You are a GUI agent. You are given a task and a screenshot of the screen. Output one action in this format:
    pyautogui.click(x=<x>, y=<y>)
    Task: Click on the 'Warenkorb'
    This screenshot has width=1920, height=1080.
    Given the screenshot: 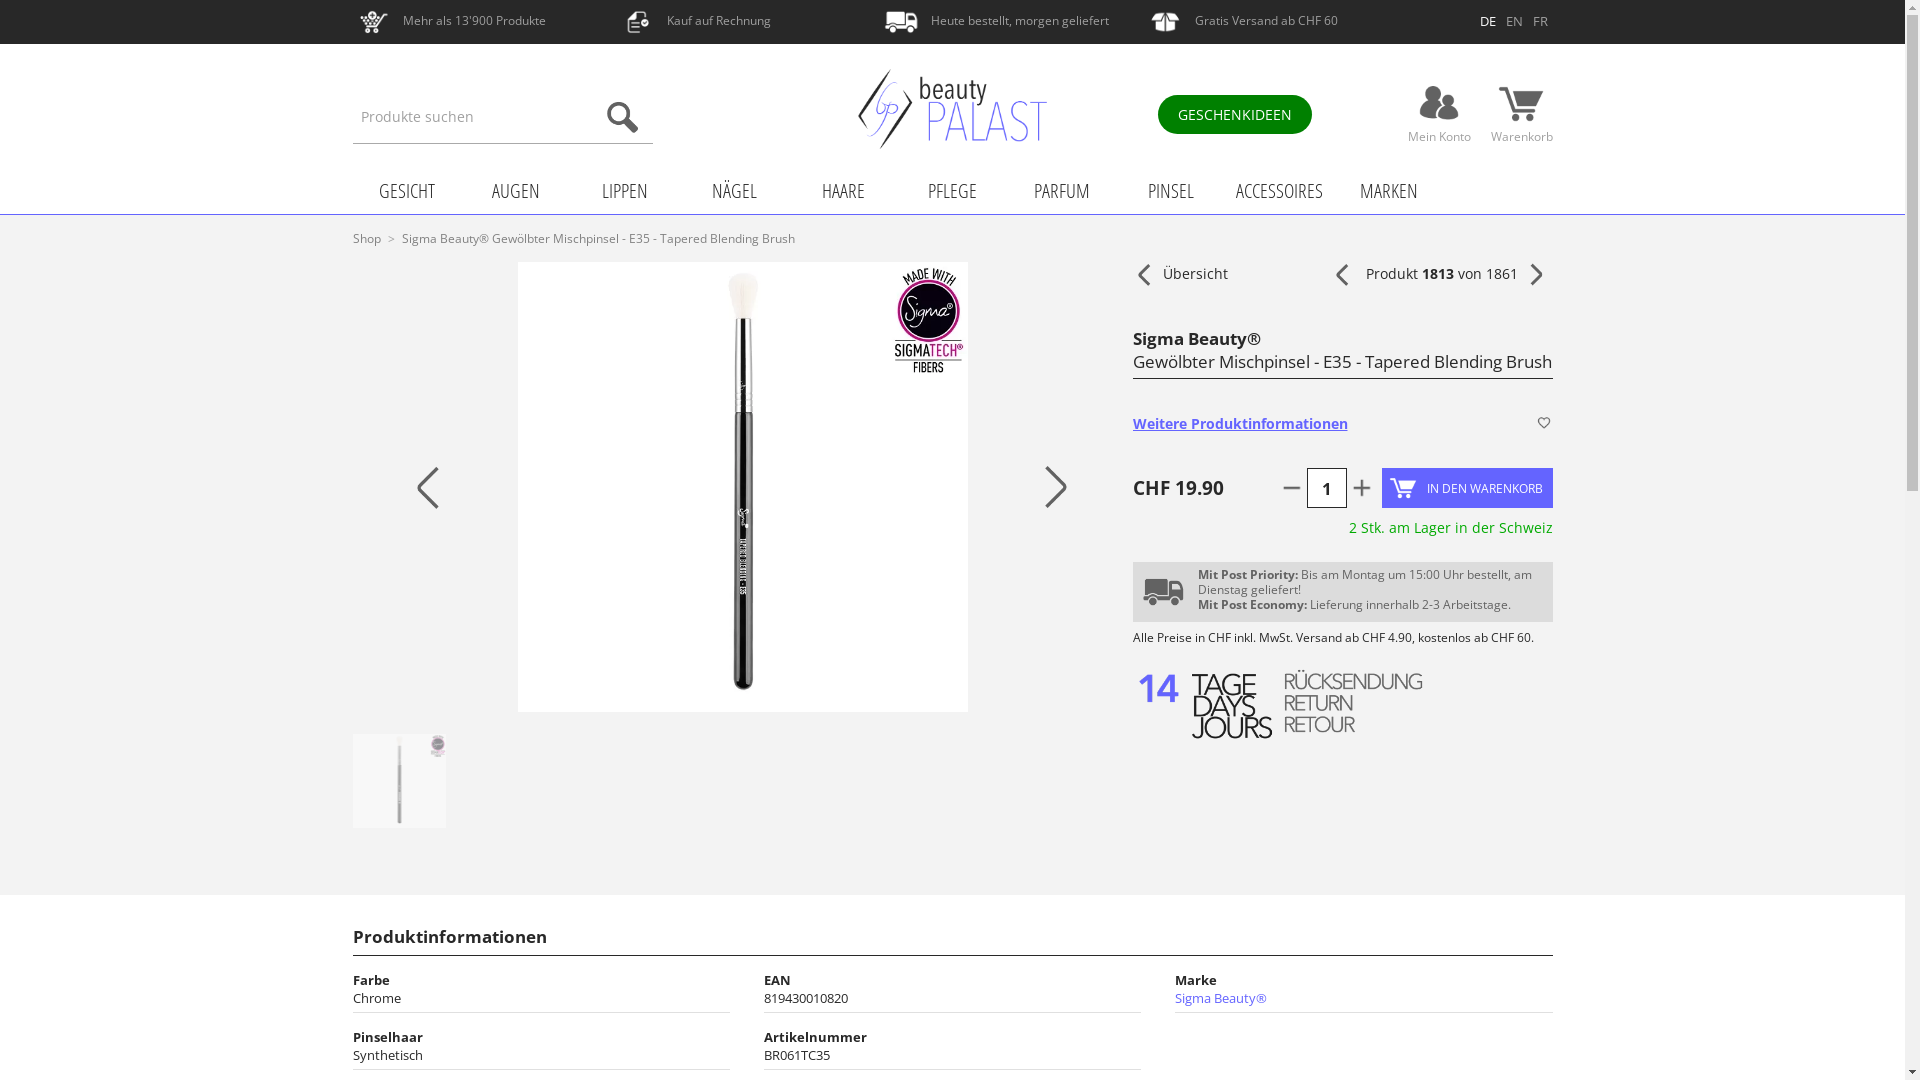 What is the action you would take?
    pyautogui.click(x=1520, y=104)
    